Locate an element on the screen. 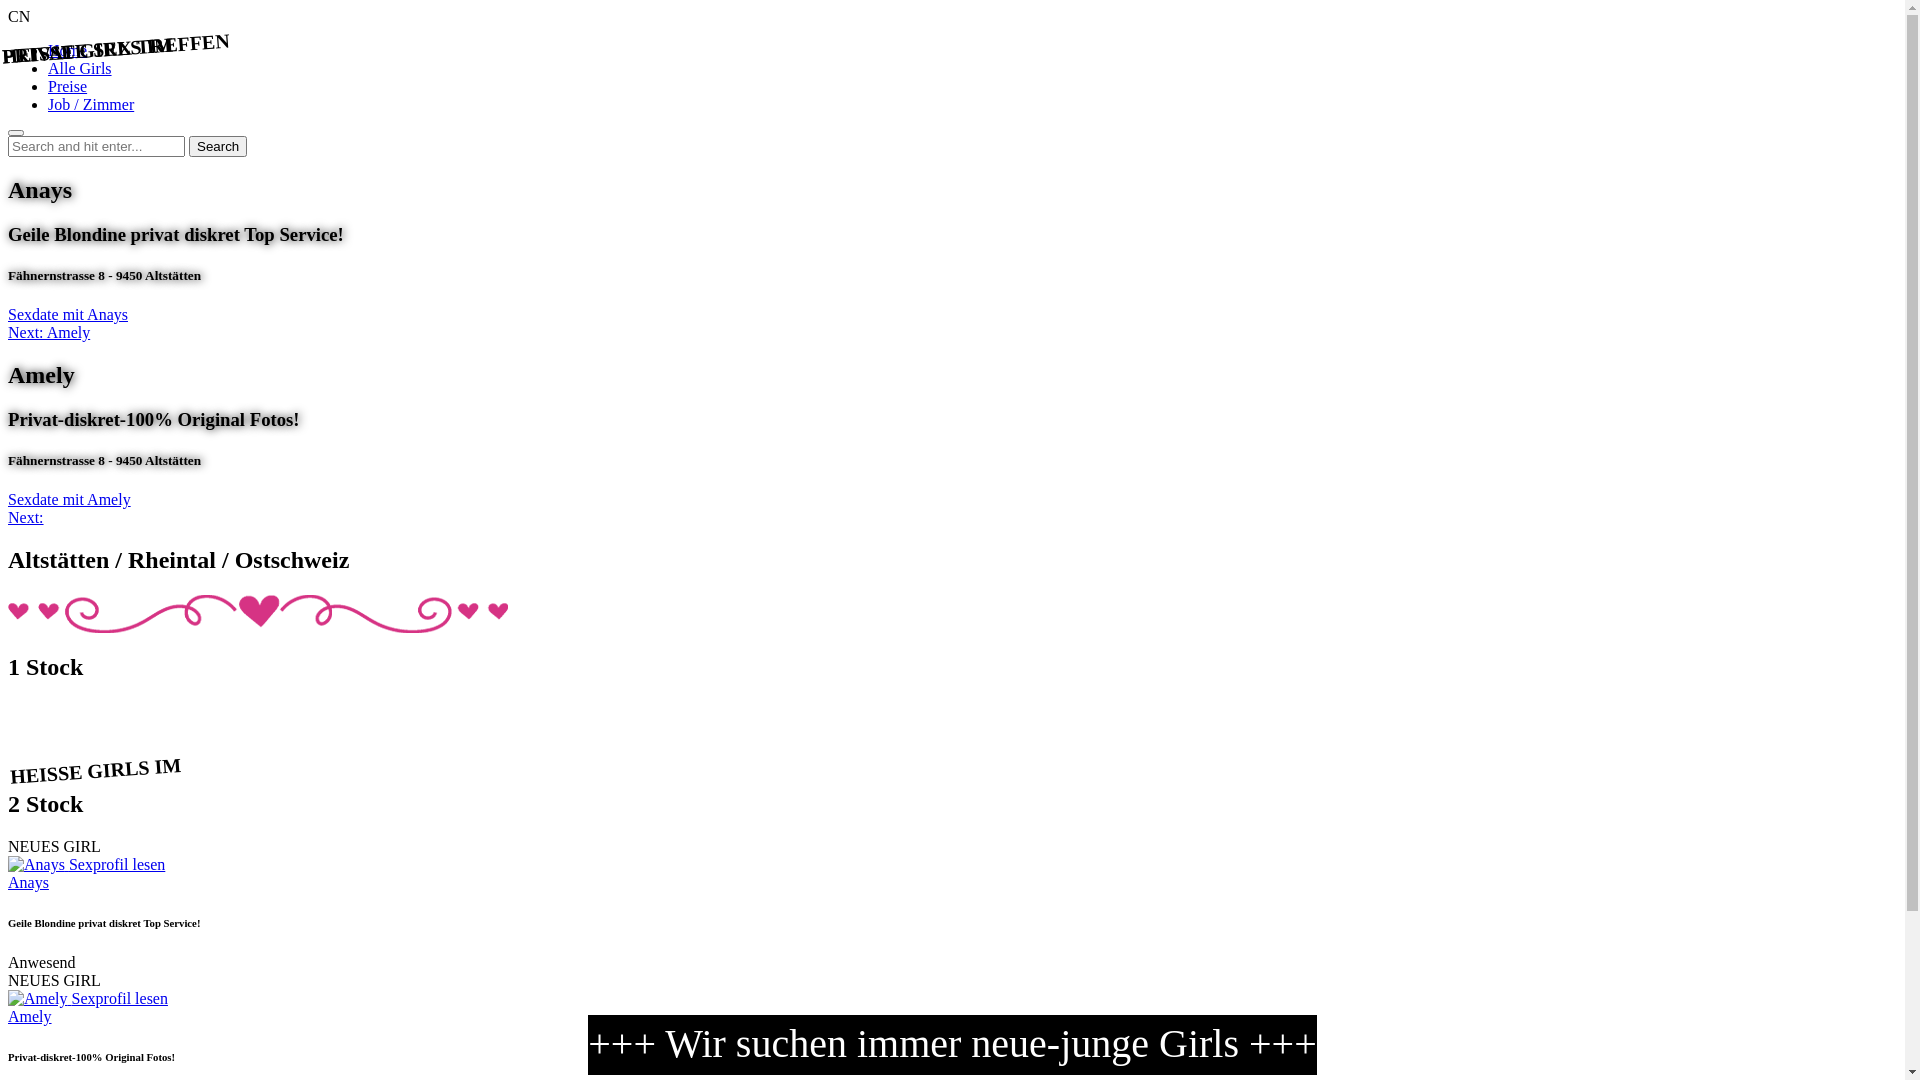 This screenshot has width=1920, height=1080. 'Job / Zimmer' is located at coordinates (90, 104).